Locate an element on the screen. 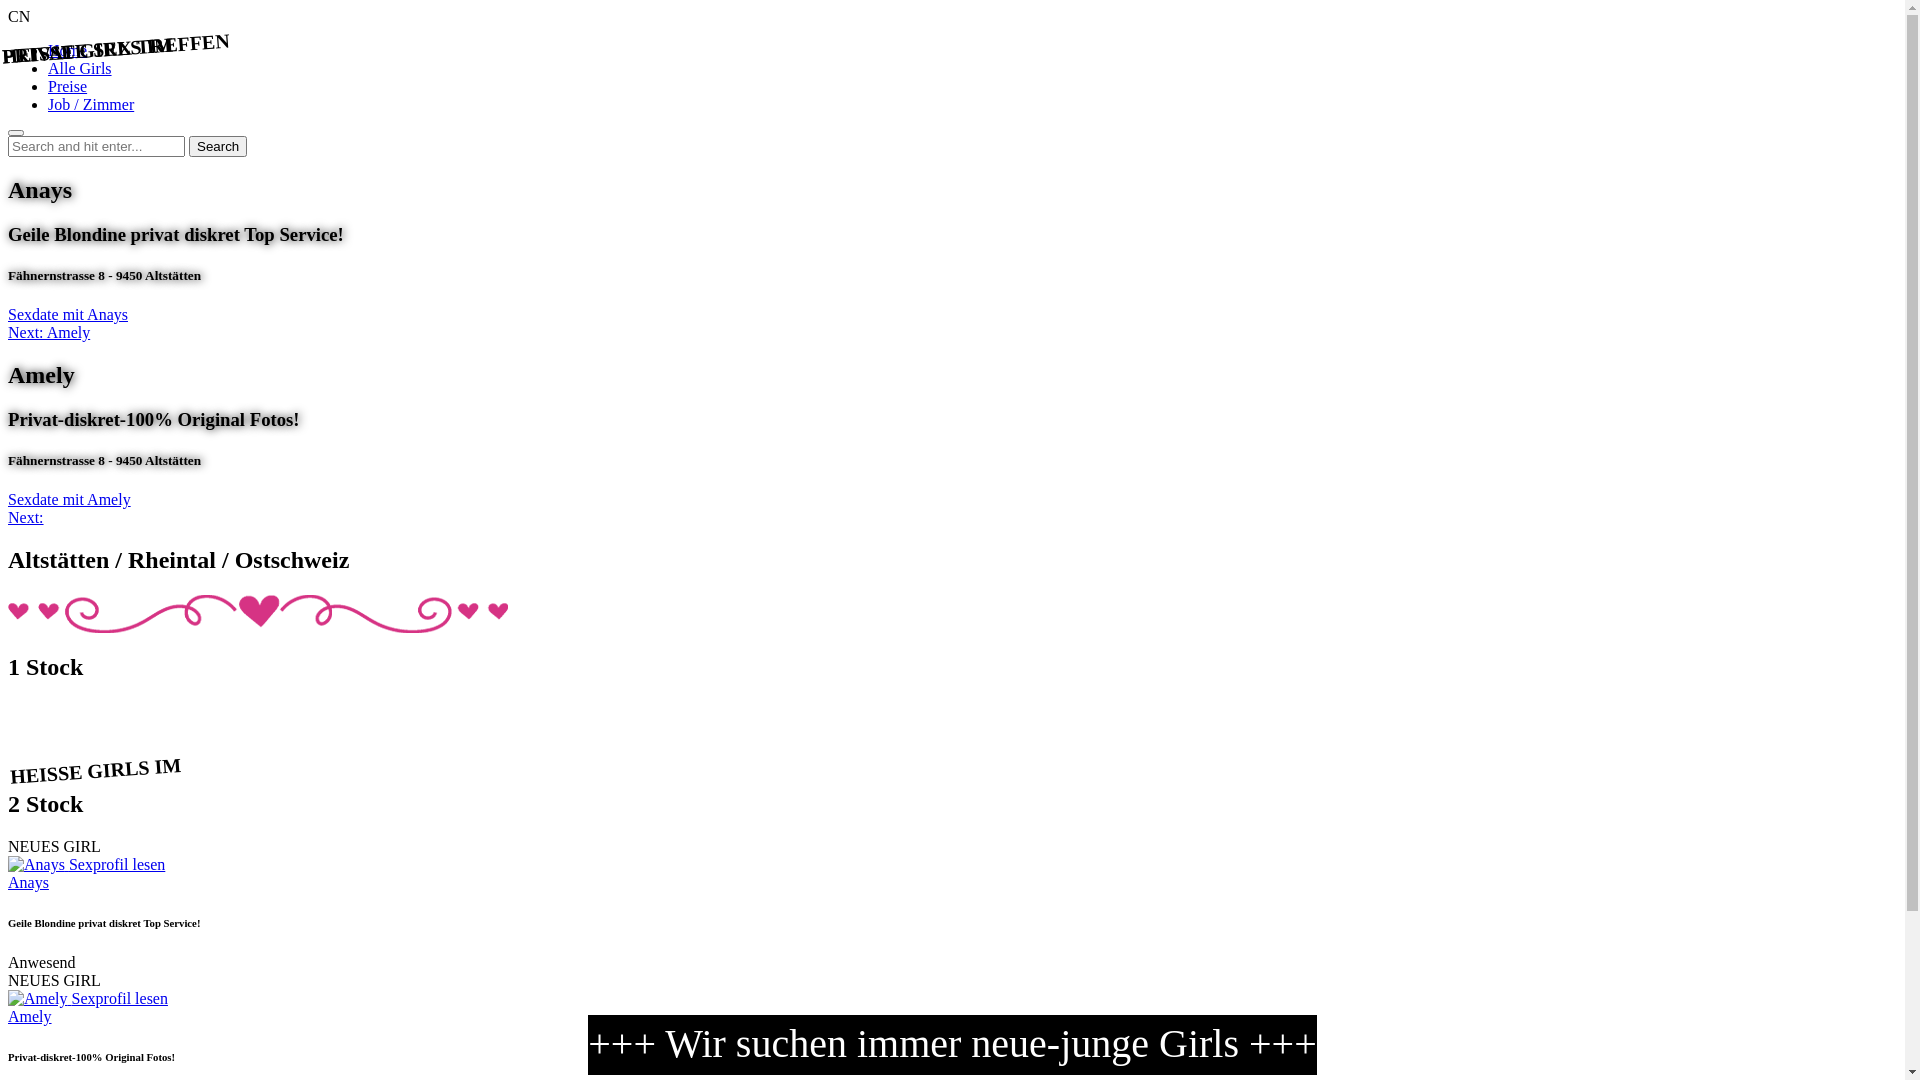 This screenshot has width=1920, height=1080. 'Job / Zimmer' is located at coordinates (90, 104).